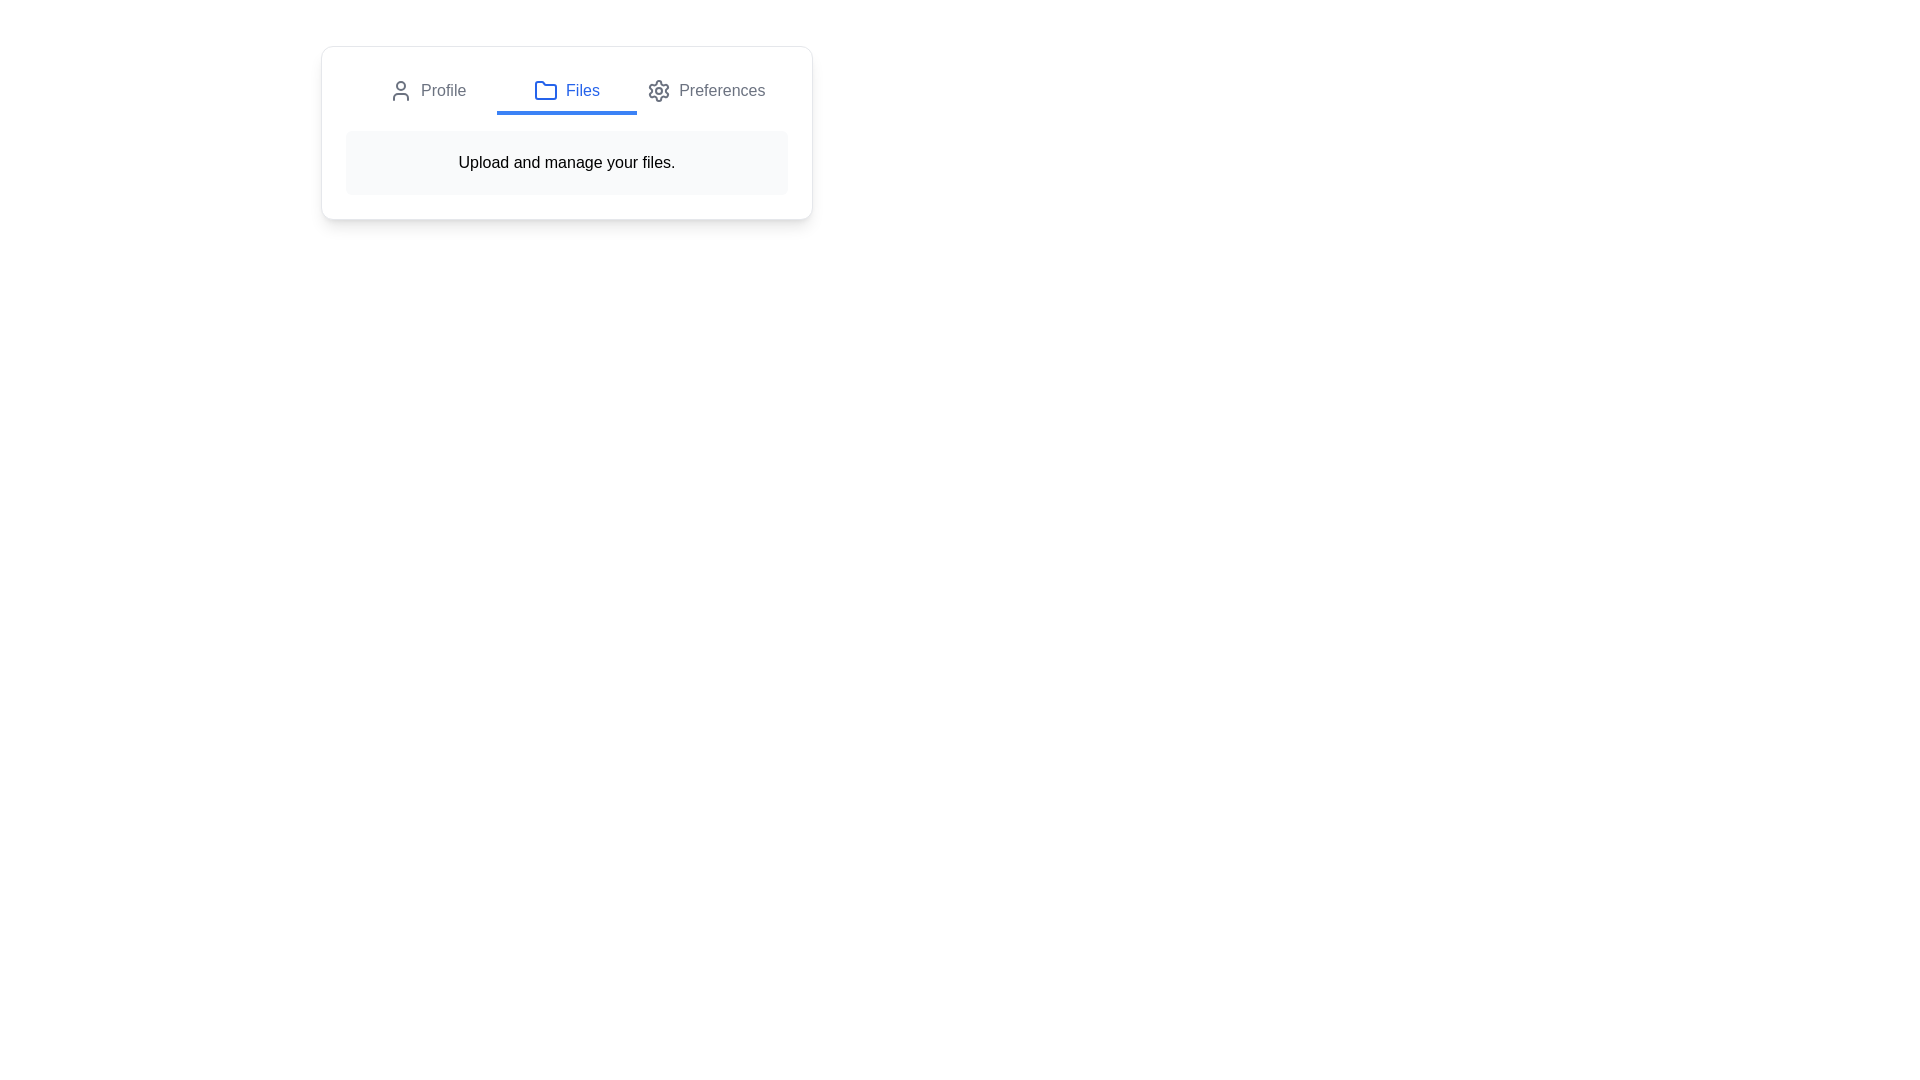 The image size is (1920, 1080). I want to click on the Files tab to view its content, so click(565, 92).